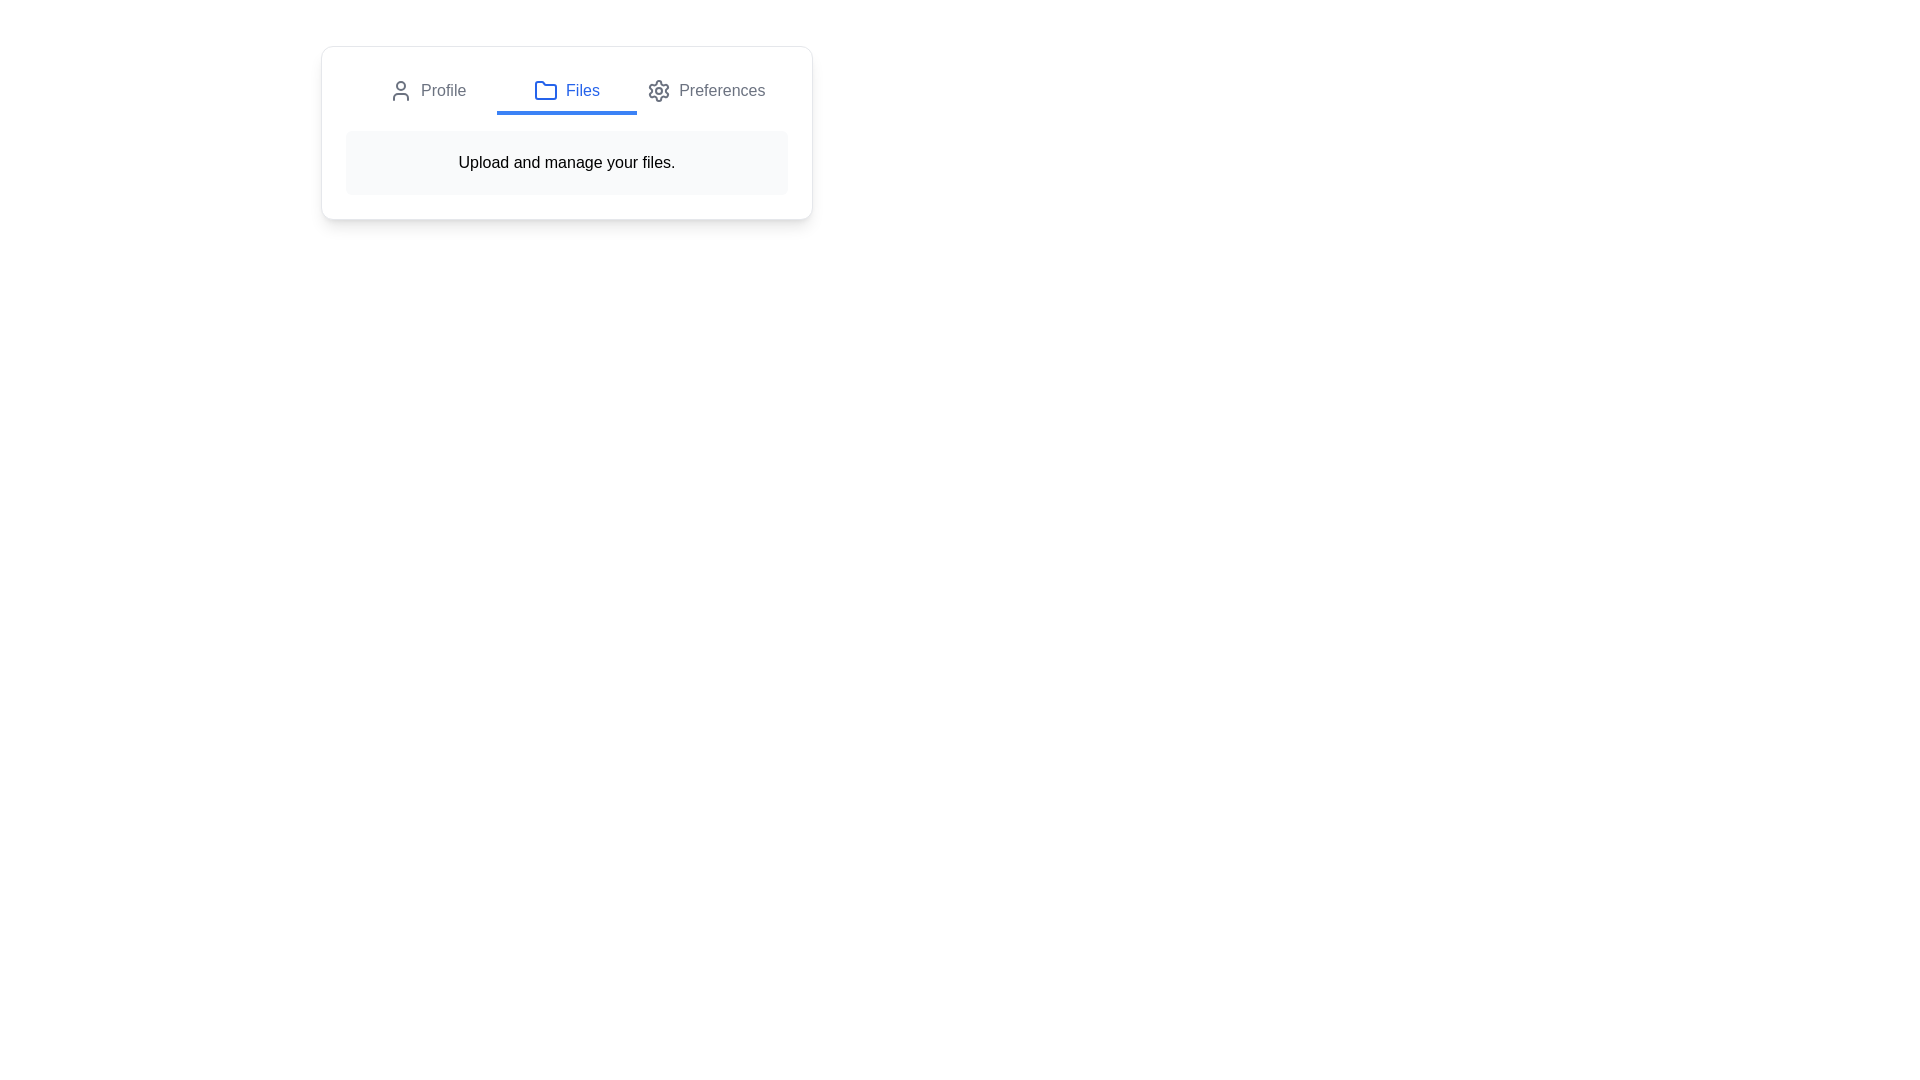 The image size is (1920, 1080). I want to click on the Files tab to view its content, so click(565, 92).